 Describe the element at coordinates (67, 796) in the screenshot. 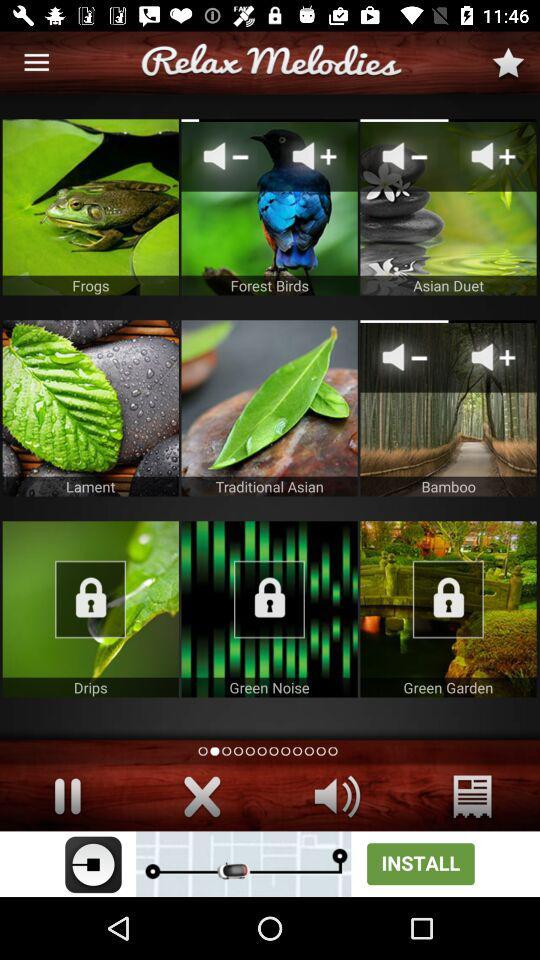

I see `the pause icon` at that location.